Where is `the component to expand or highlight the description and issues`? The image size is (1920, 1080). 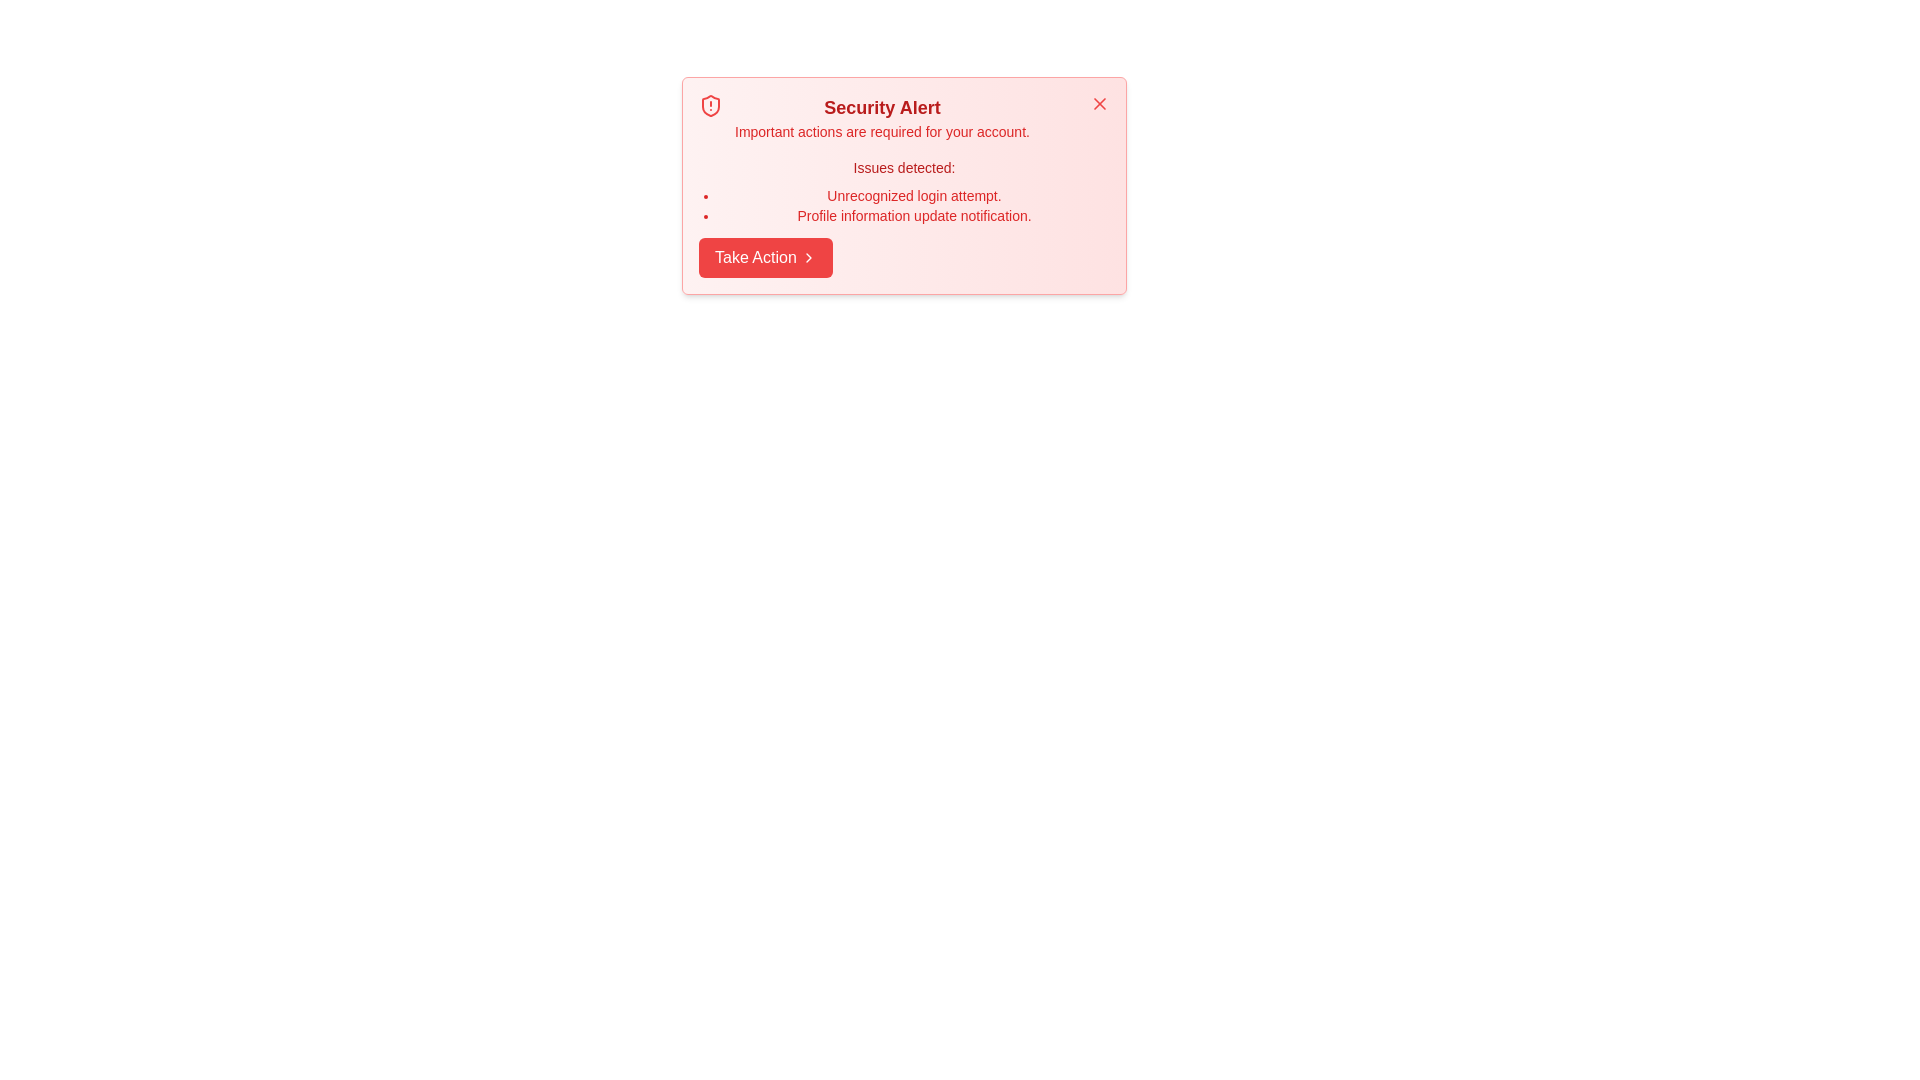
the component to expand or highlight the description and issues is located at coordinates (903, 185).